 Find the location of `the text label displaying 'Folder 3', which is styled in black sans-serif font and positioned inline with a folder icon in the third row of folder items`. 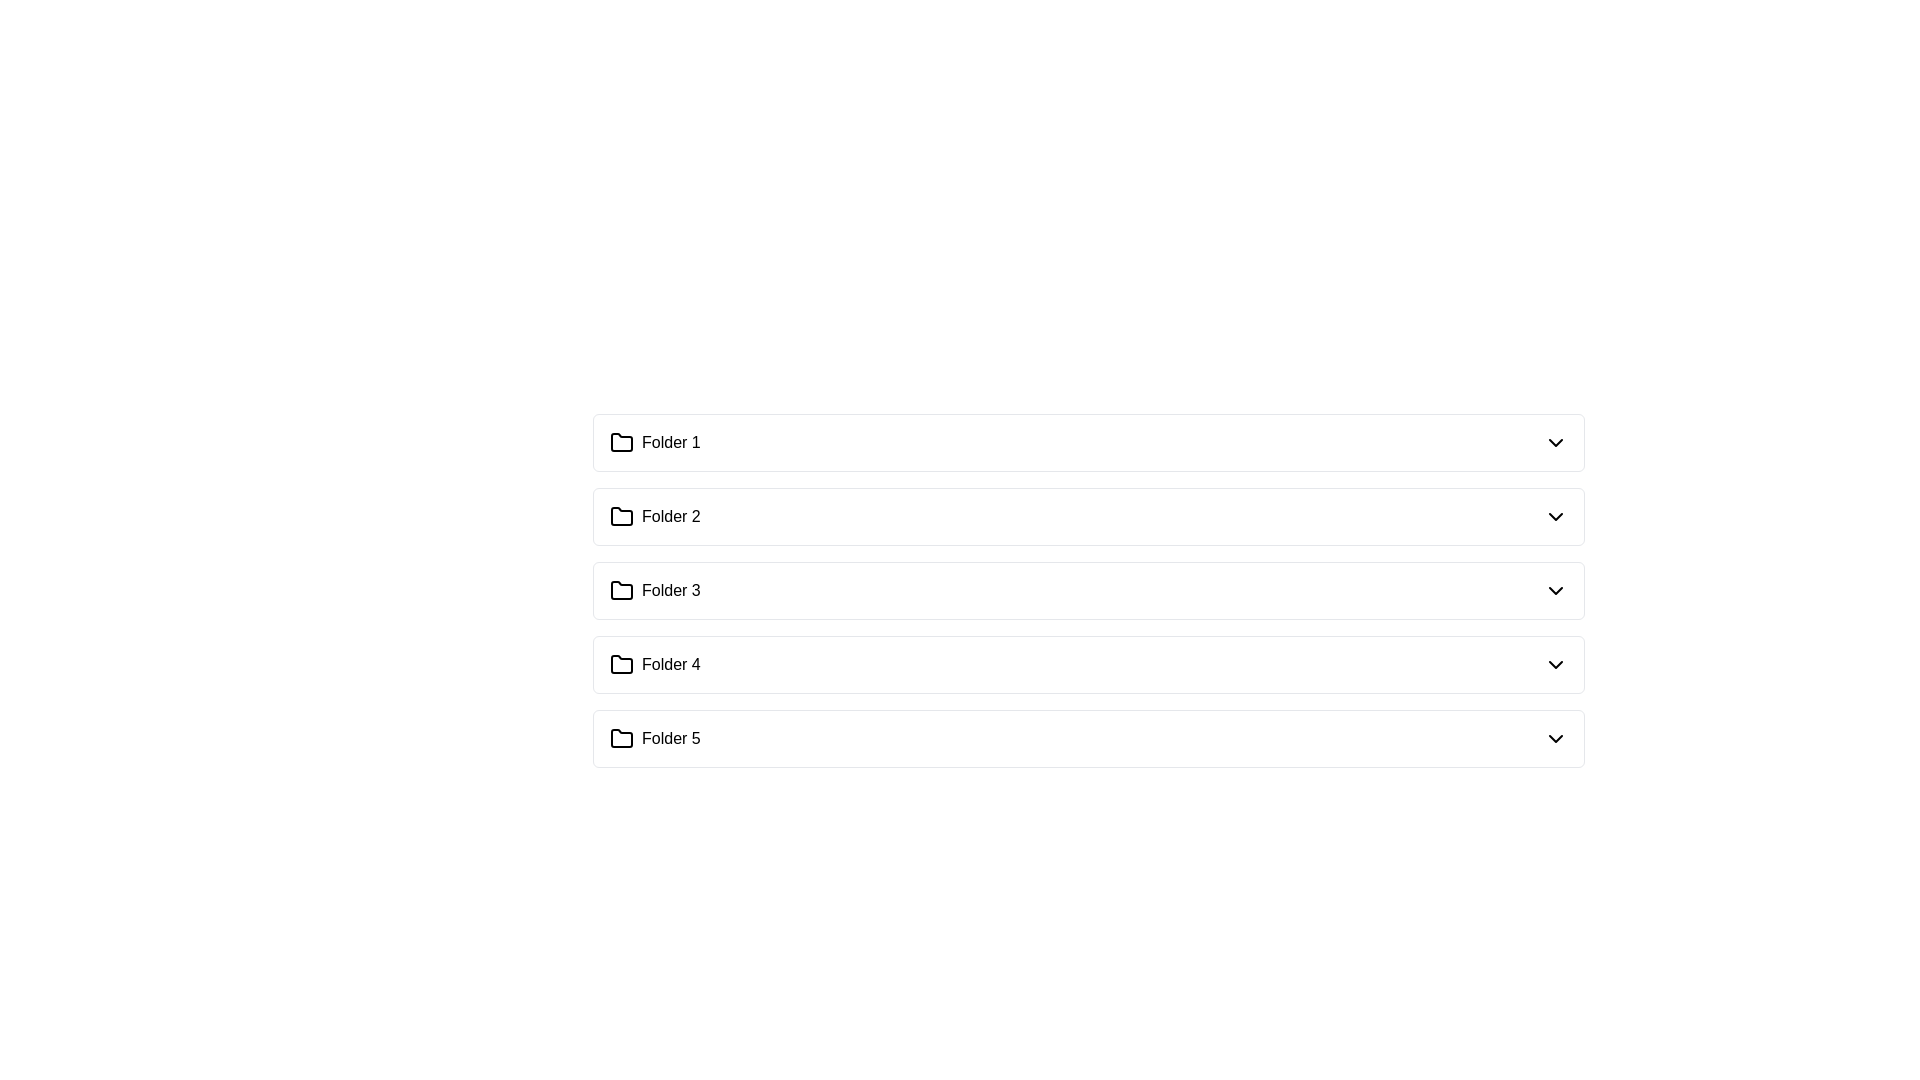

the text label displaying 'Folder 3', which is styled in black sans-serif font and positioned inline with a folder icon in the third row of folder items is located at coordinates (671, 589).